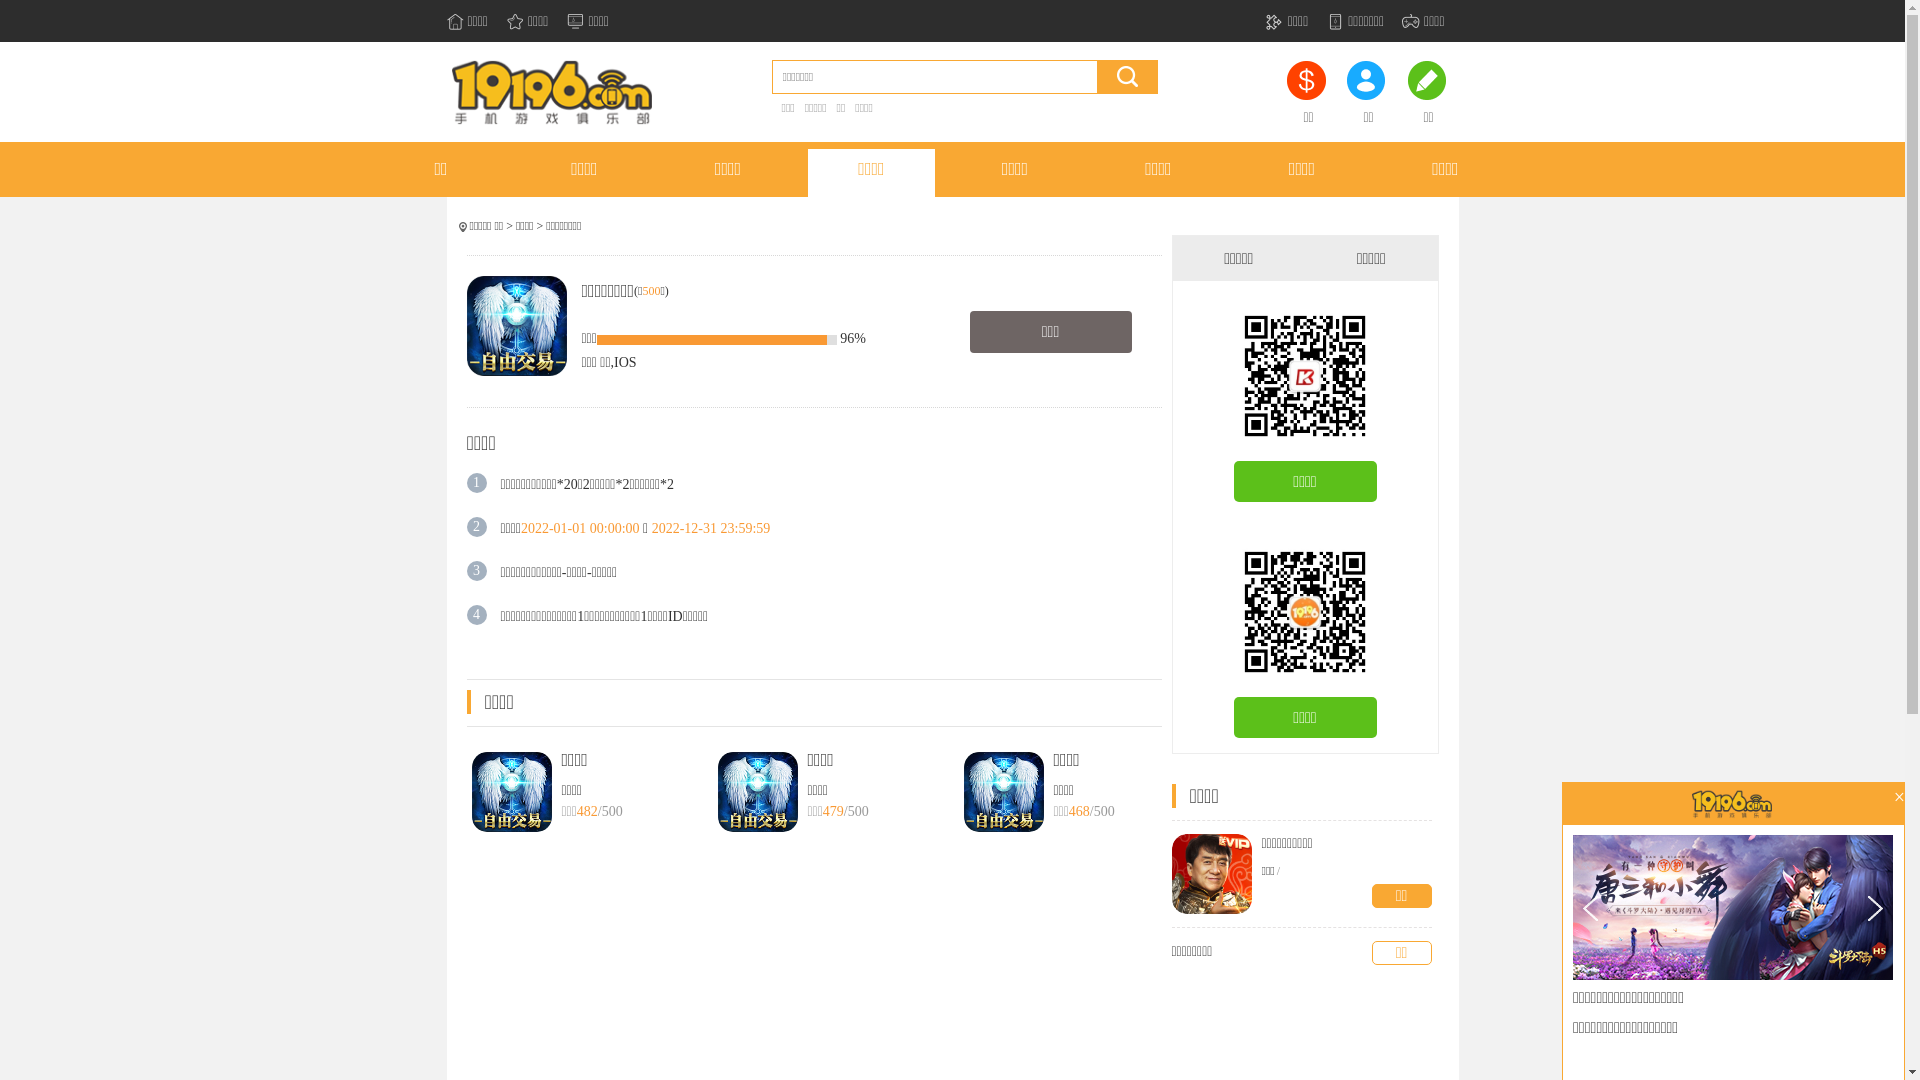 This screenshot has height=1080, width=1920. What do you see at coordinates (1589, 908) in the screenshot?
I see `'<'` at bounding box center [1589, 908].